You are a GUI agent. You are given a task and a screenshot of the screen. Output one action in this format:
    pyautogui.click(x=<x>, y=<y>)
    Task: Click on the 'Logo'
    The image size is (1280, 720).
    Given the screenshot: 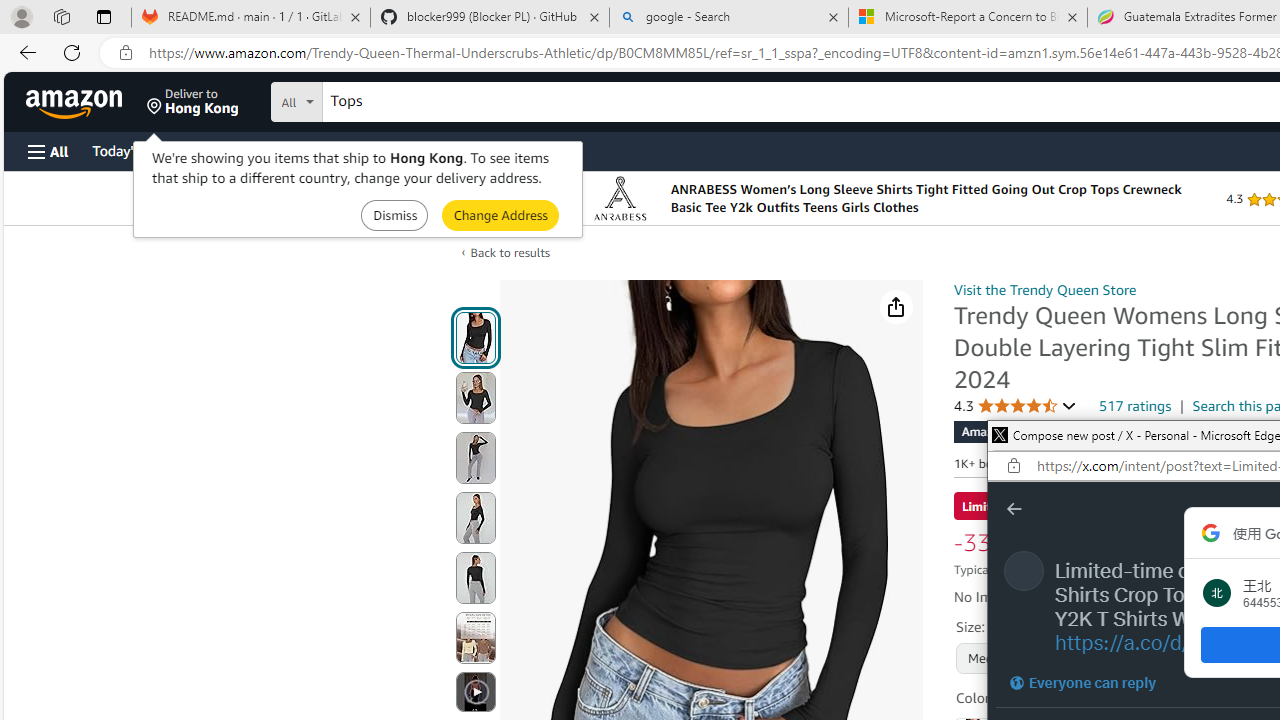 What is the action you would take?
    pyautogui.click(x=619, y=198)
    